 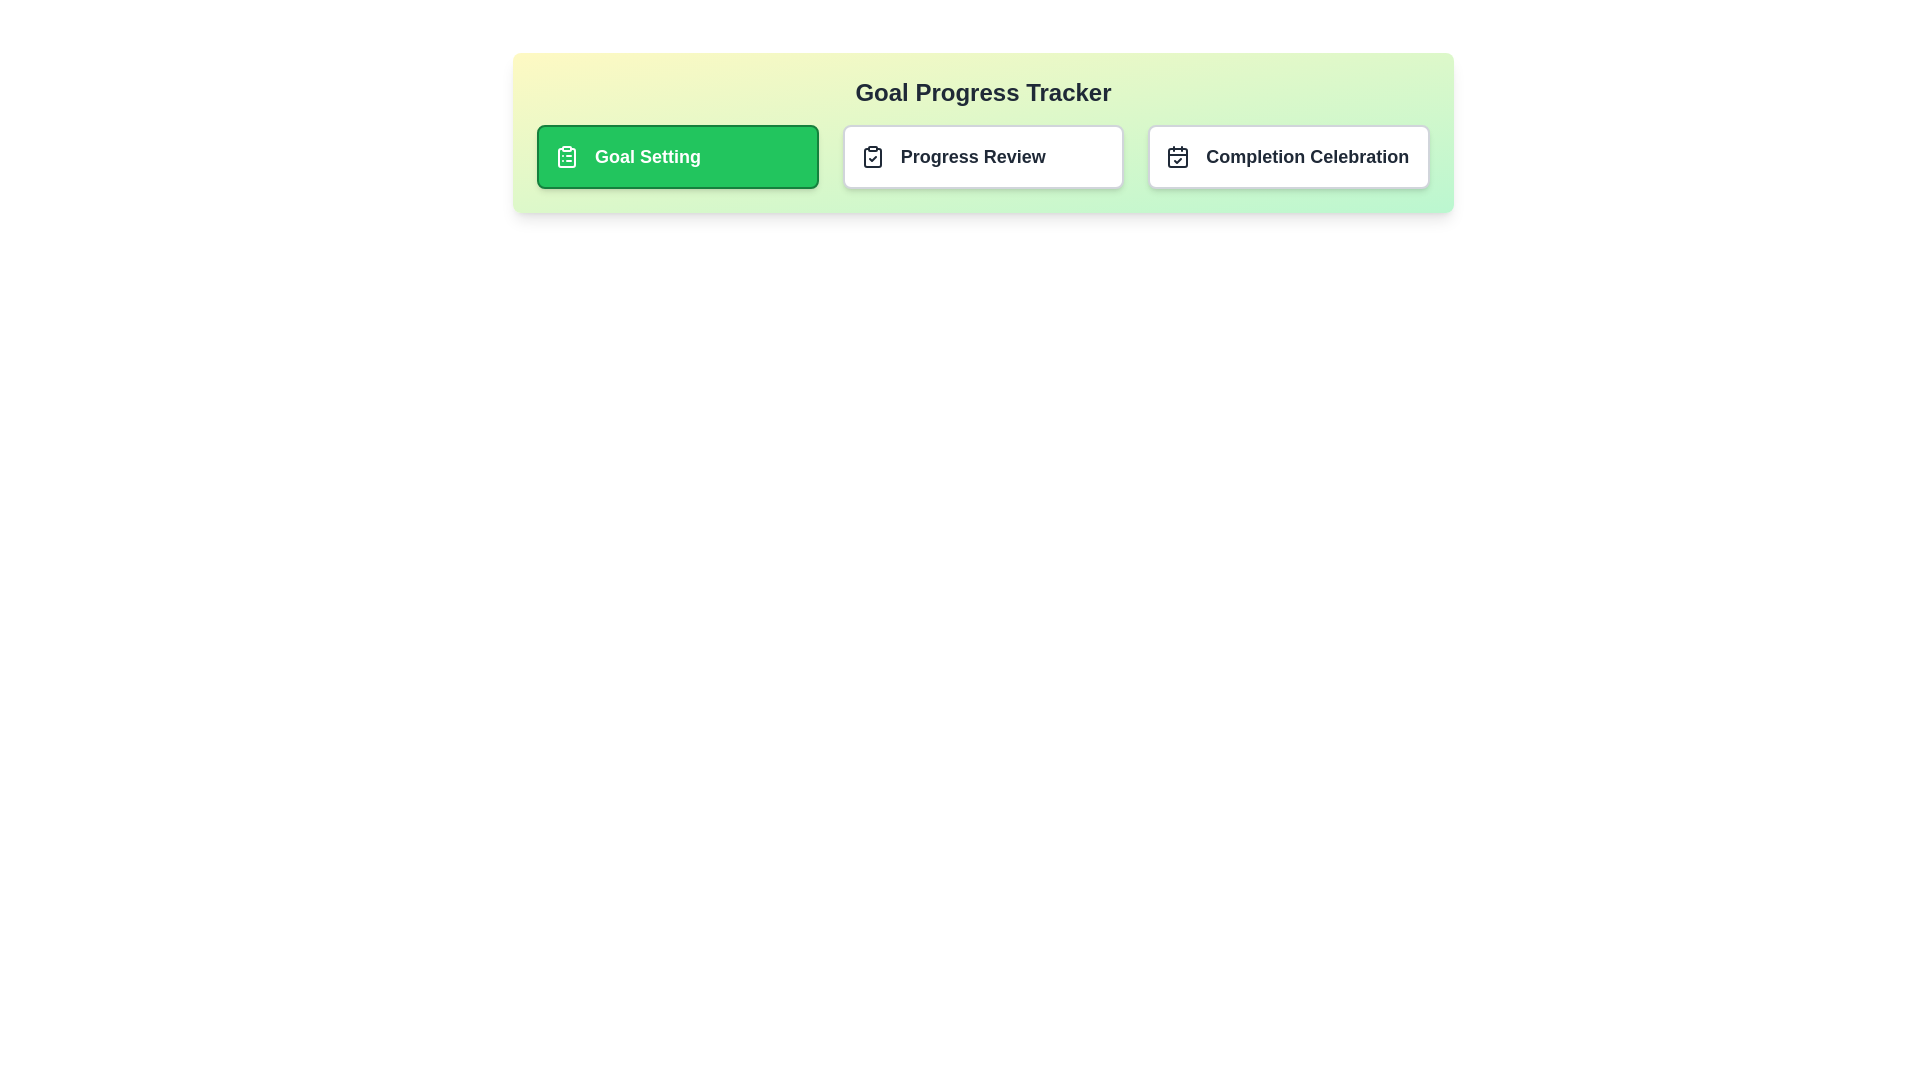 I want to click on the icon associated with the milestone Goal Setting, so click(x=565, y=156).